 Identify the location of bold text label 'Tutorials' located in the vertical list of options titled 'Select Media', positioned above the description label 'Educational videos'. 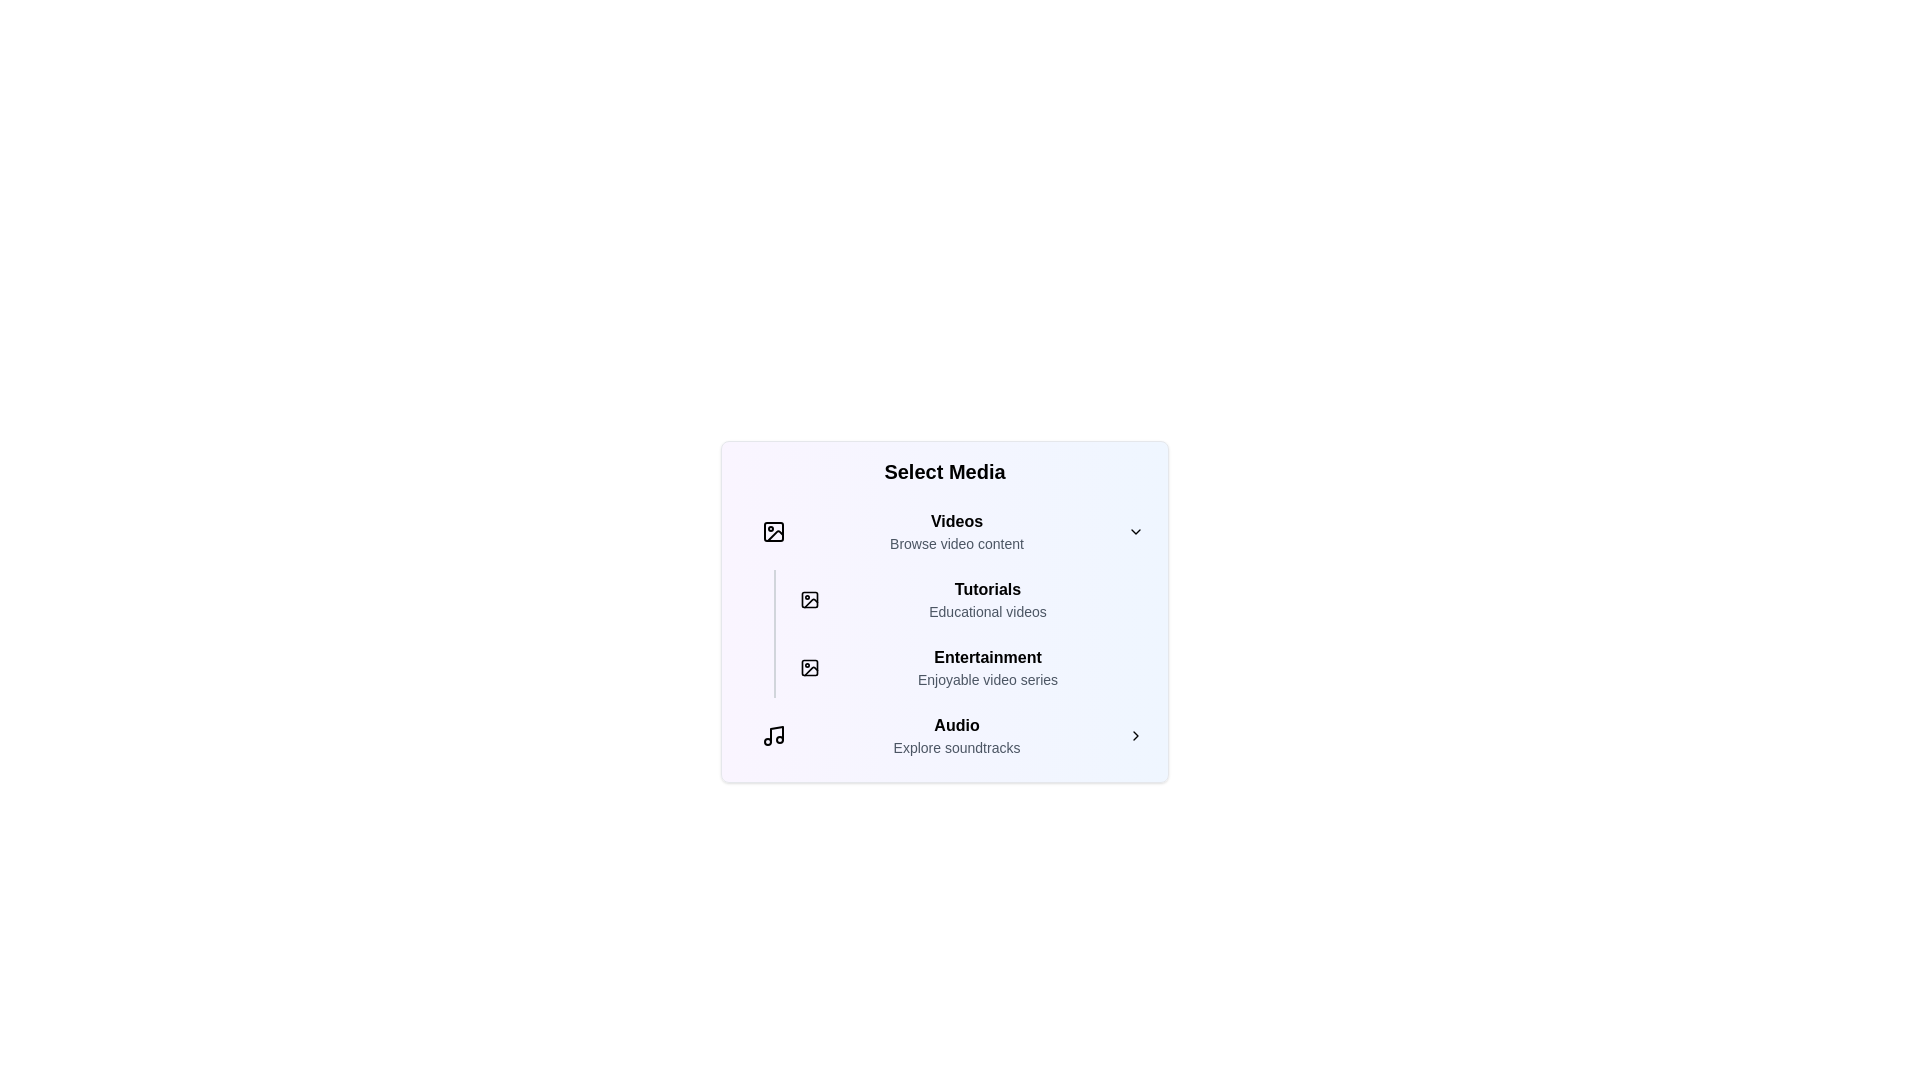
(988, 589).